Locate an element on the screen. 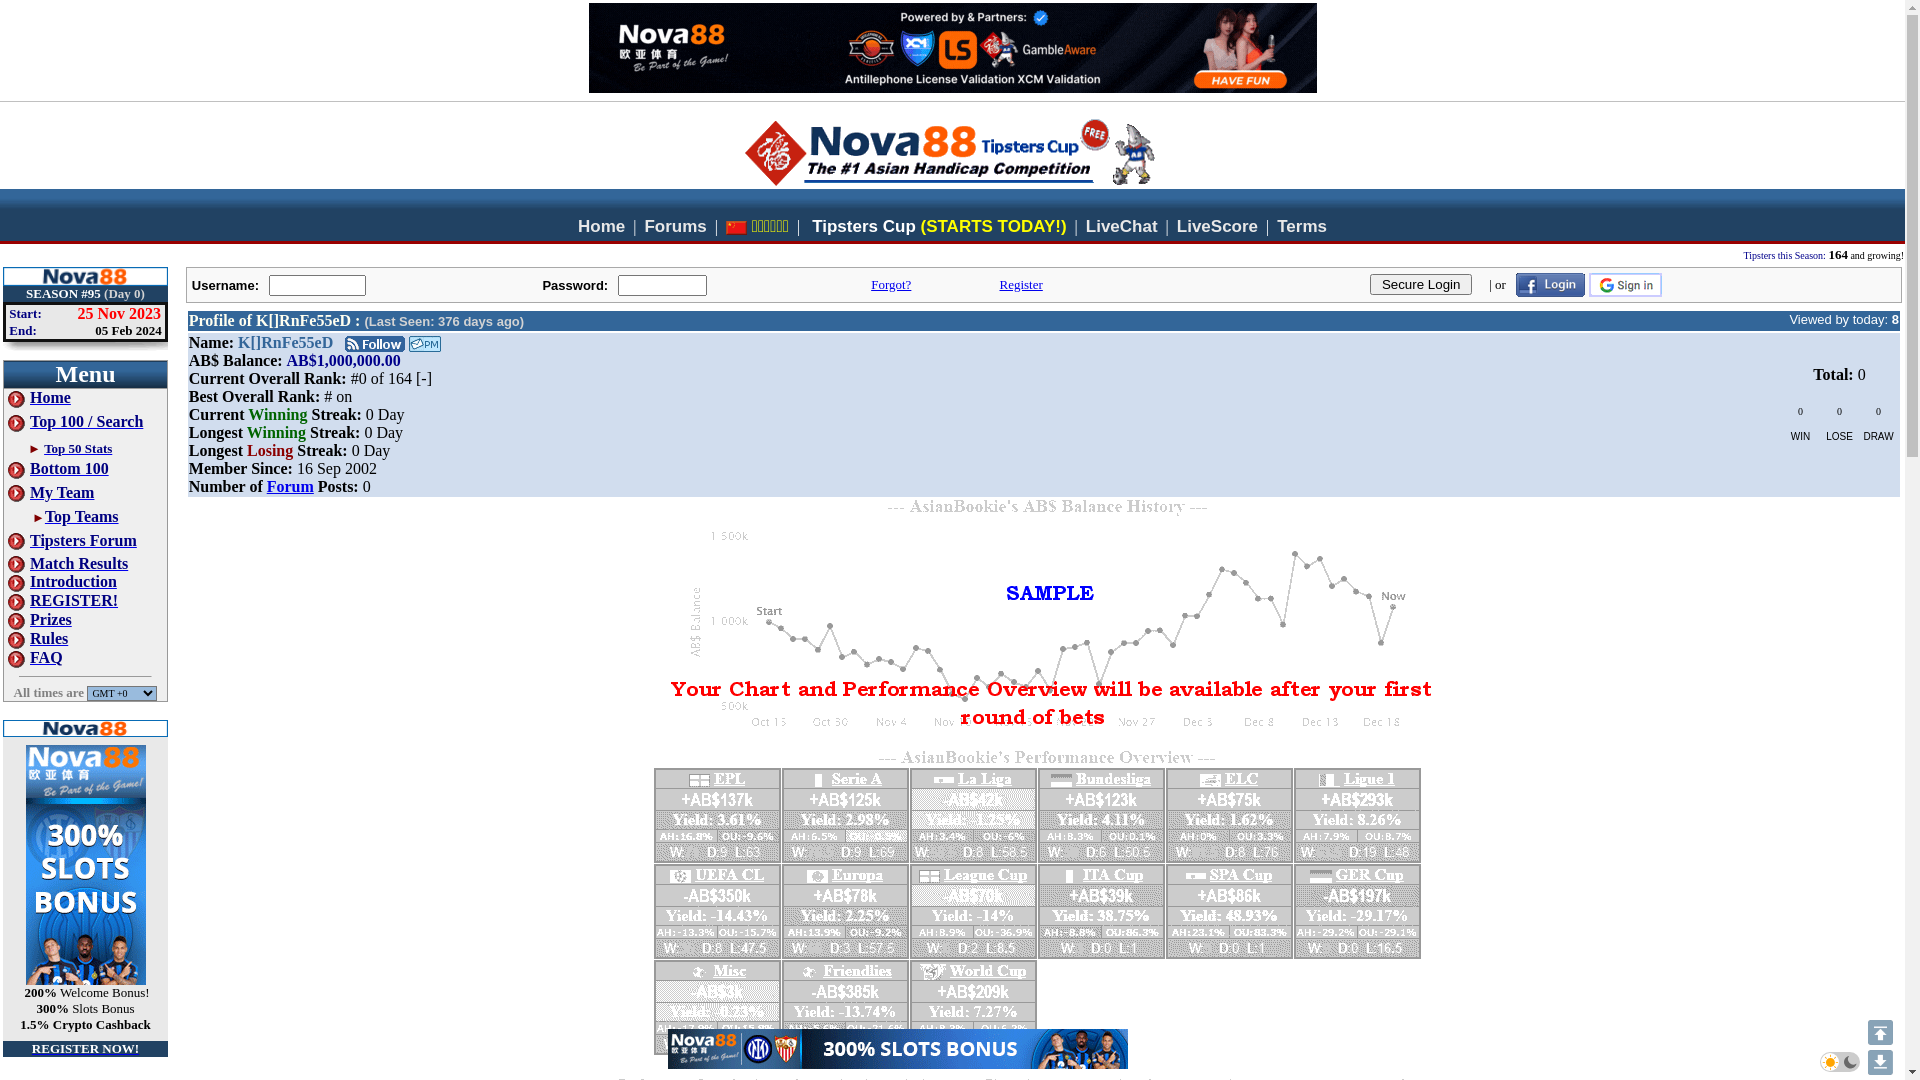  'Bottom 100' is located at coordinates (58, 468).